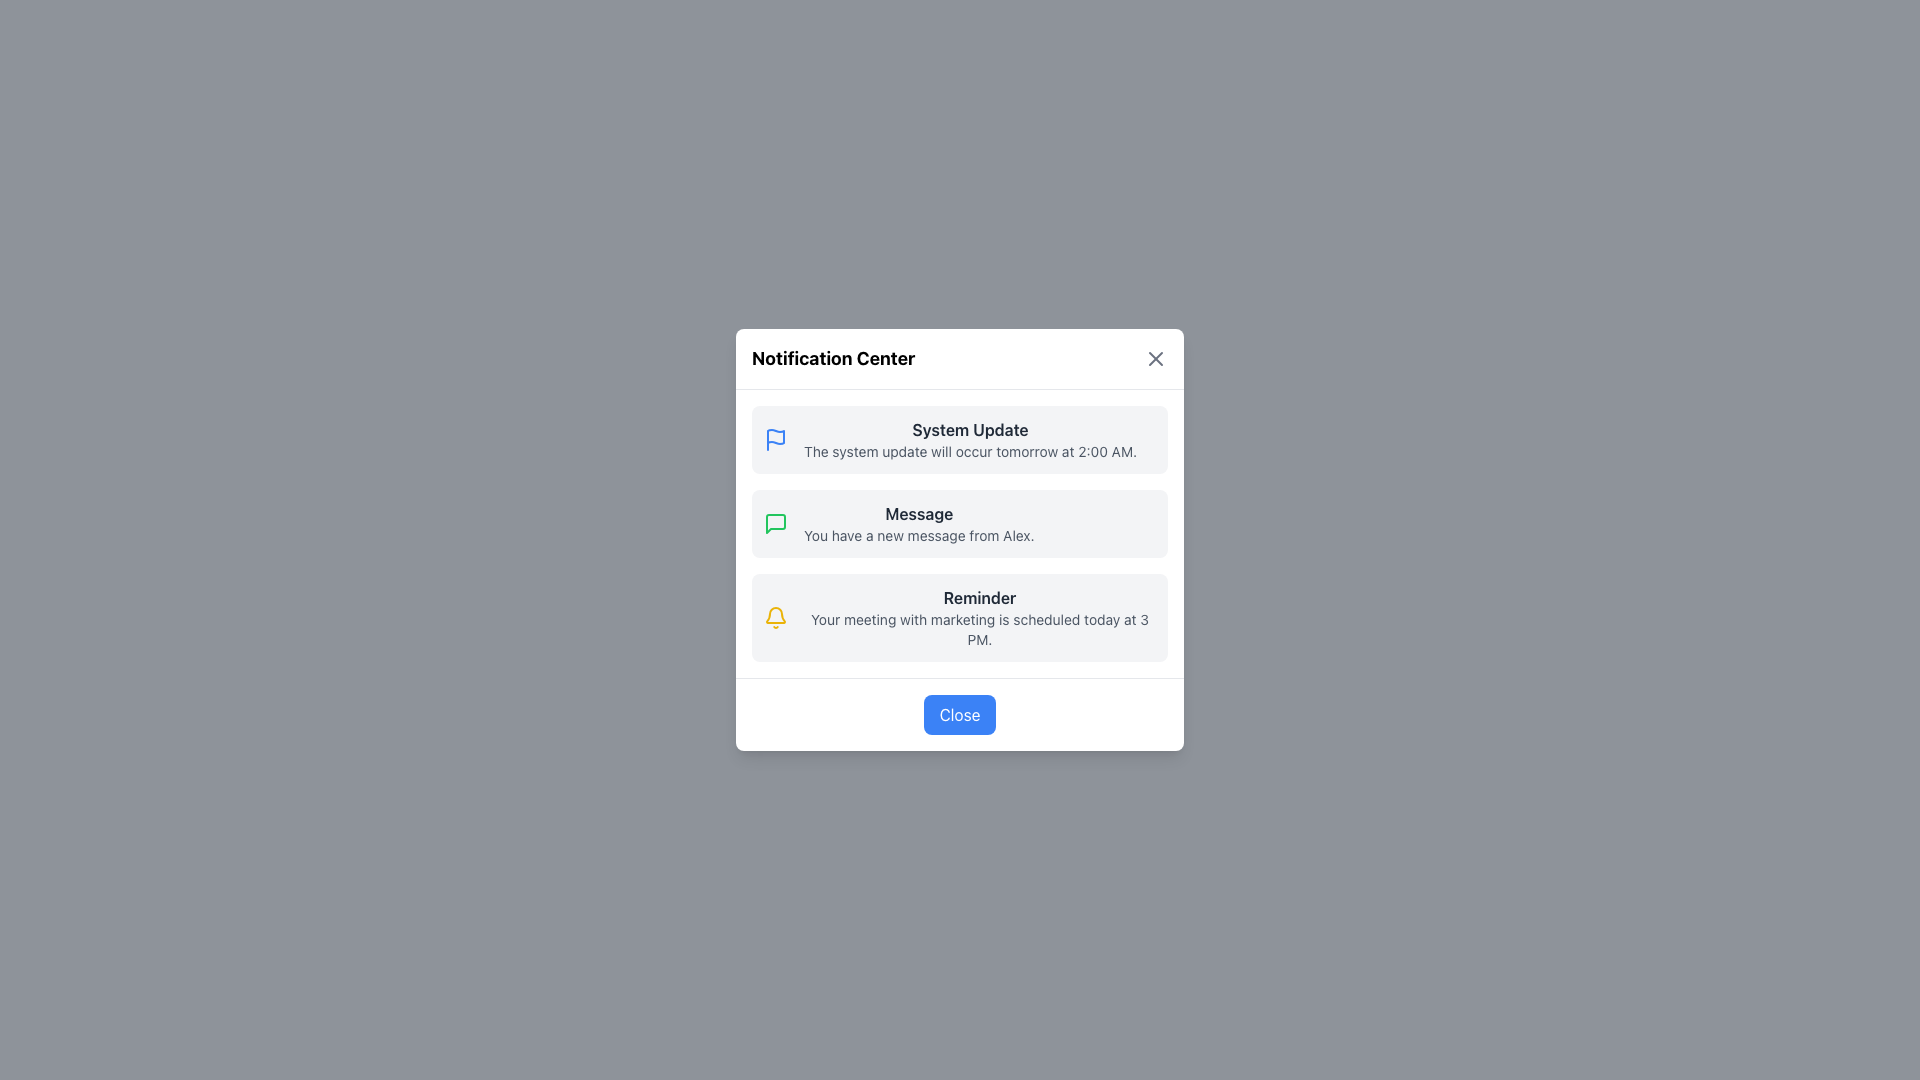 Image resolution: width=1920 pixels, height=1080 pixels. What do you see at coordinates (775, 435) in the screenshot?
I see `the main body of the SVG flag icon in the first notification labeled 'System Update' in the Notification Center` at bounding box center [775, 435].